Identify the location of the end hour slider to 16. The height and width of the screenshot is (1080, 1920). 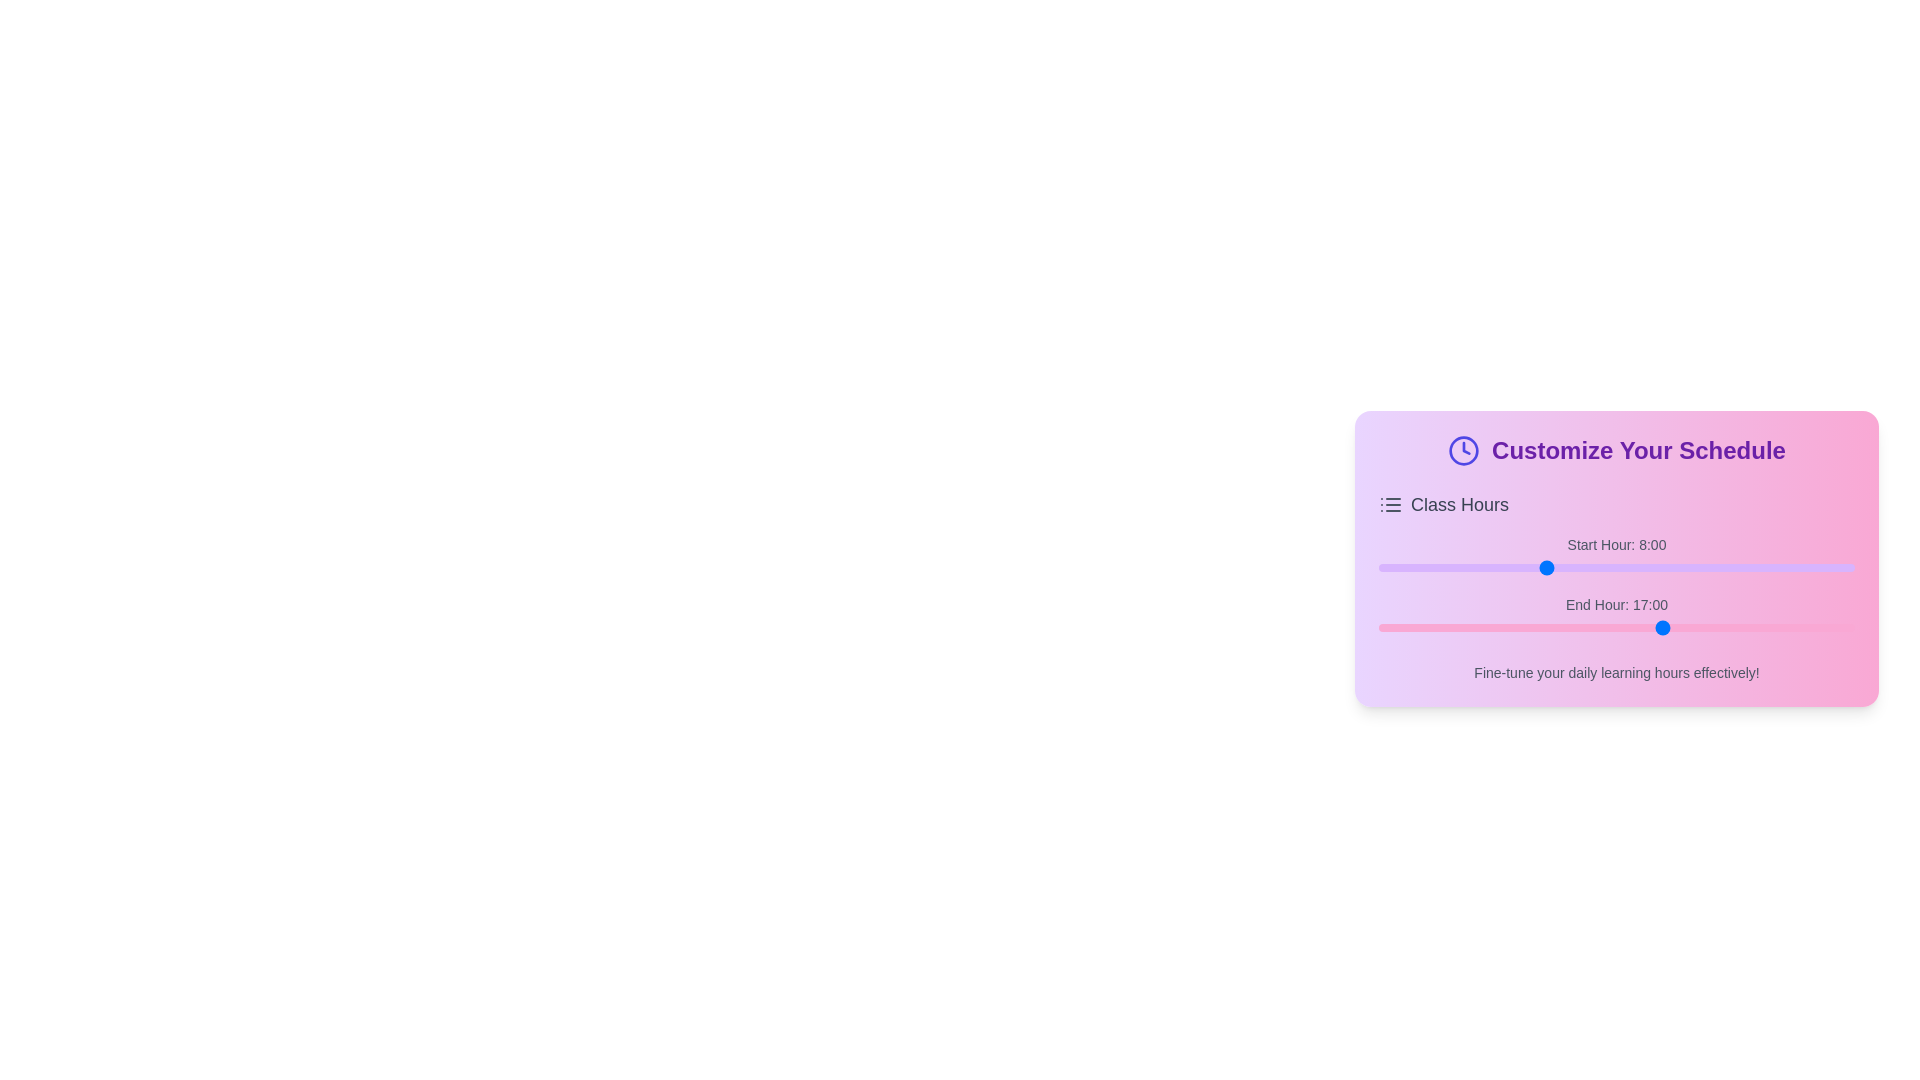
(1632, 627).